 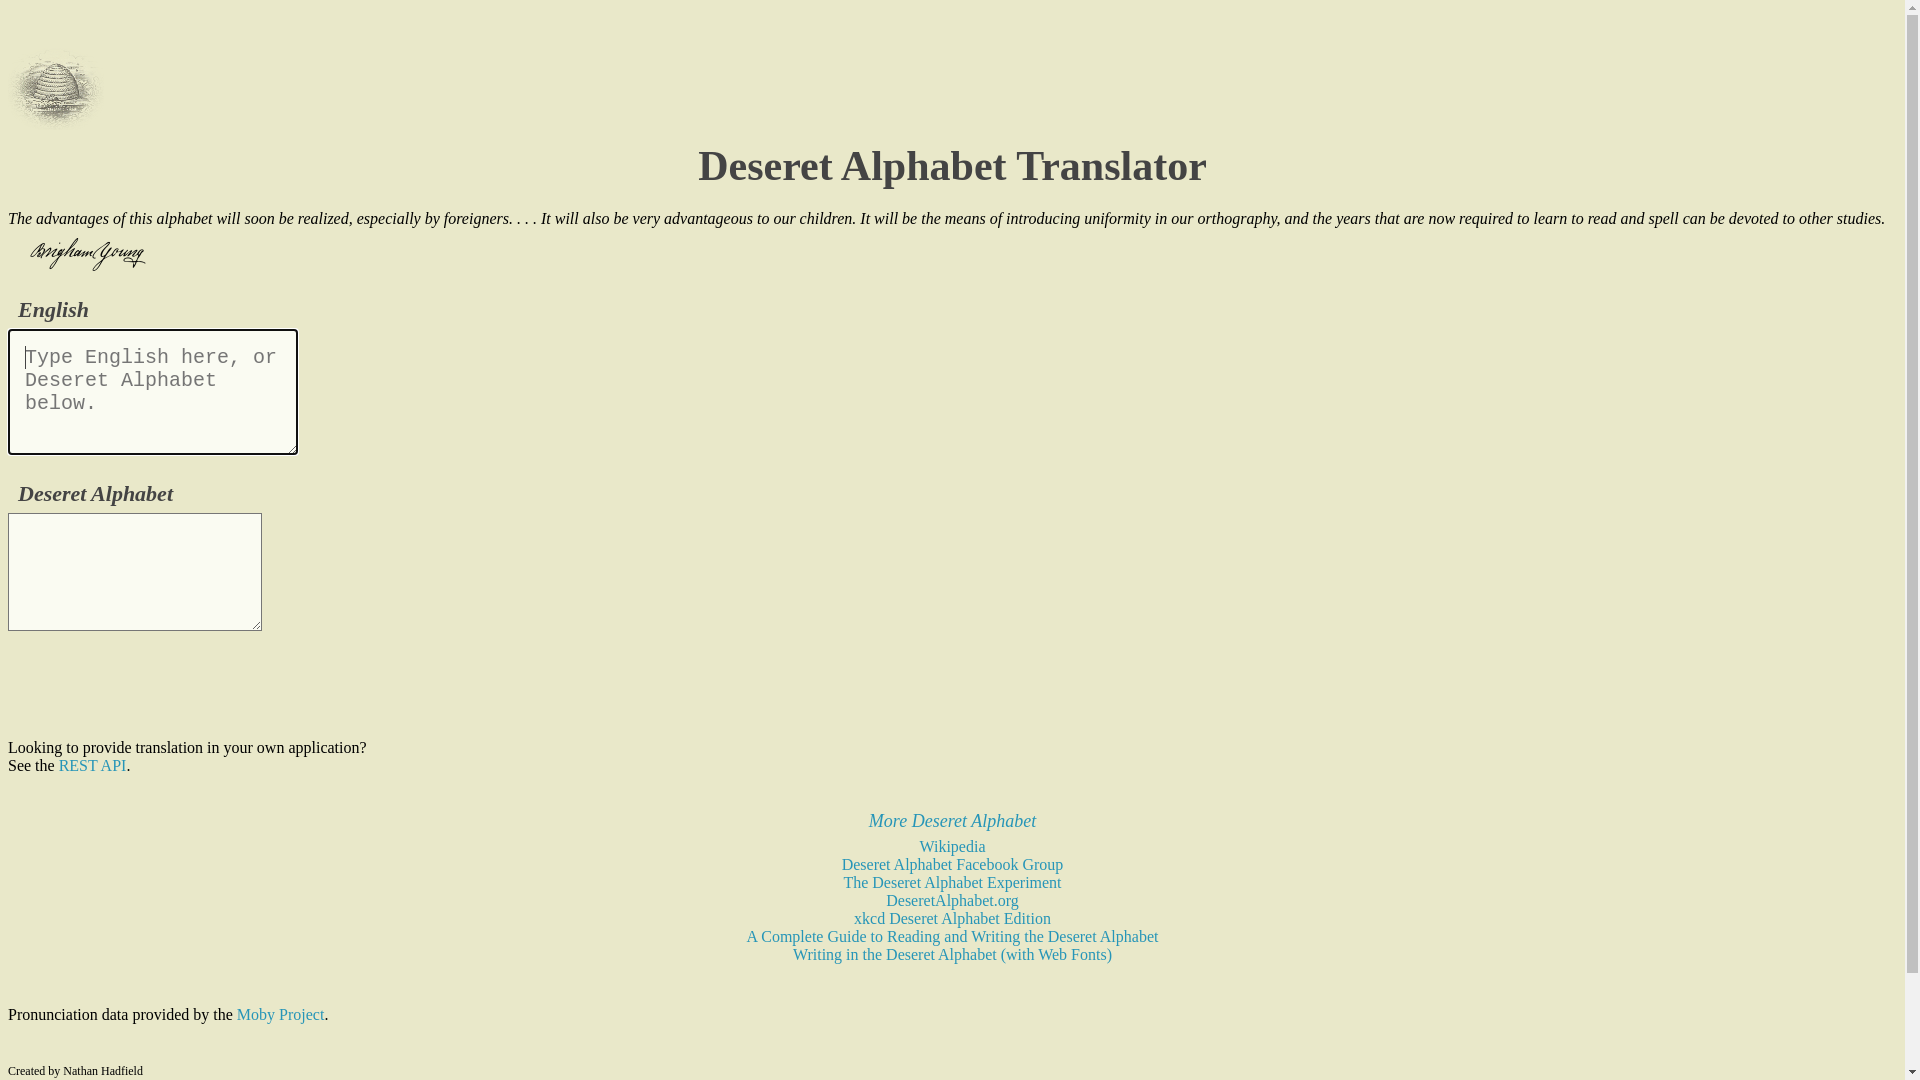 I want to click on 'Moby Project', so click(x=280, y=1014).